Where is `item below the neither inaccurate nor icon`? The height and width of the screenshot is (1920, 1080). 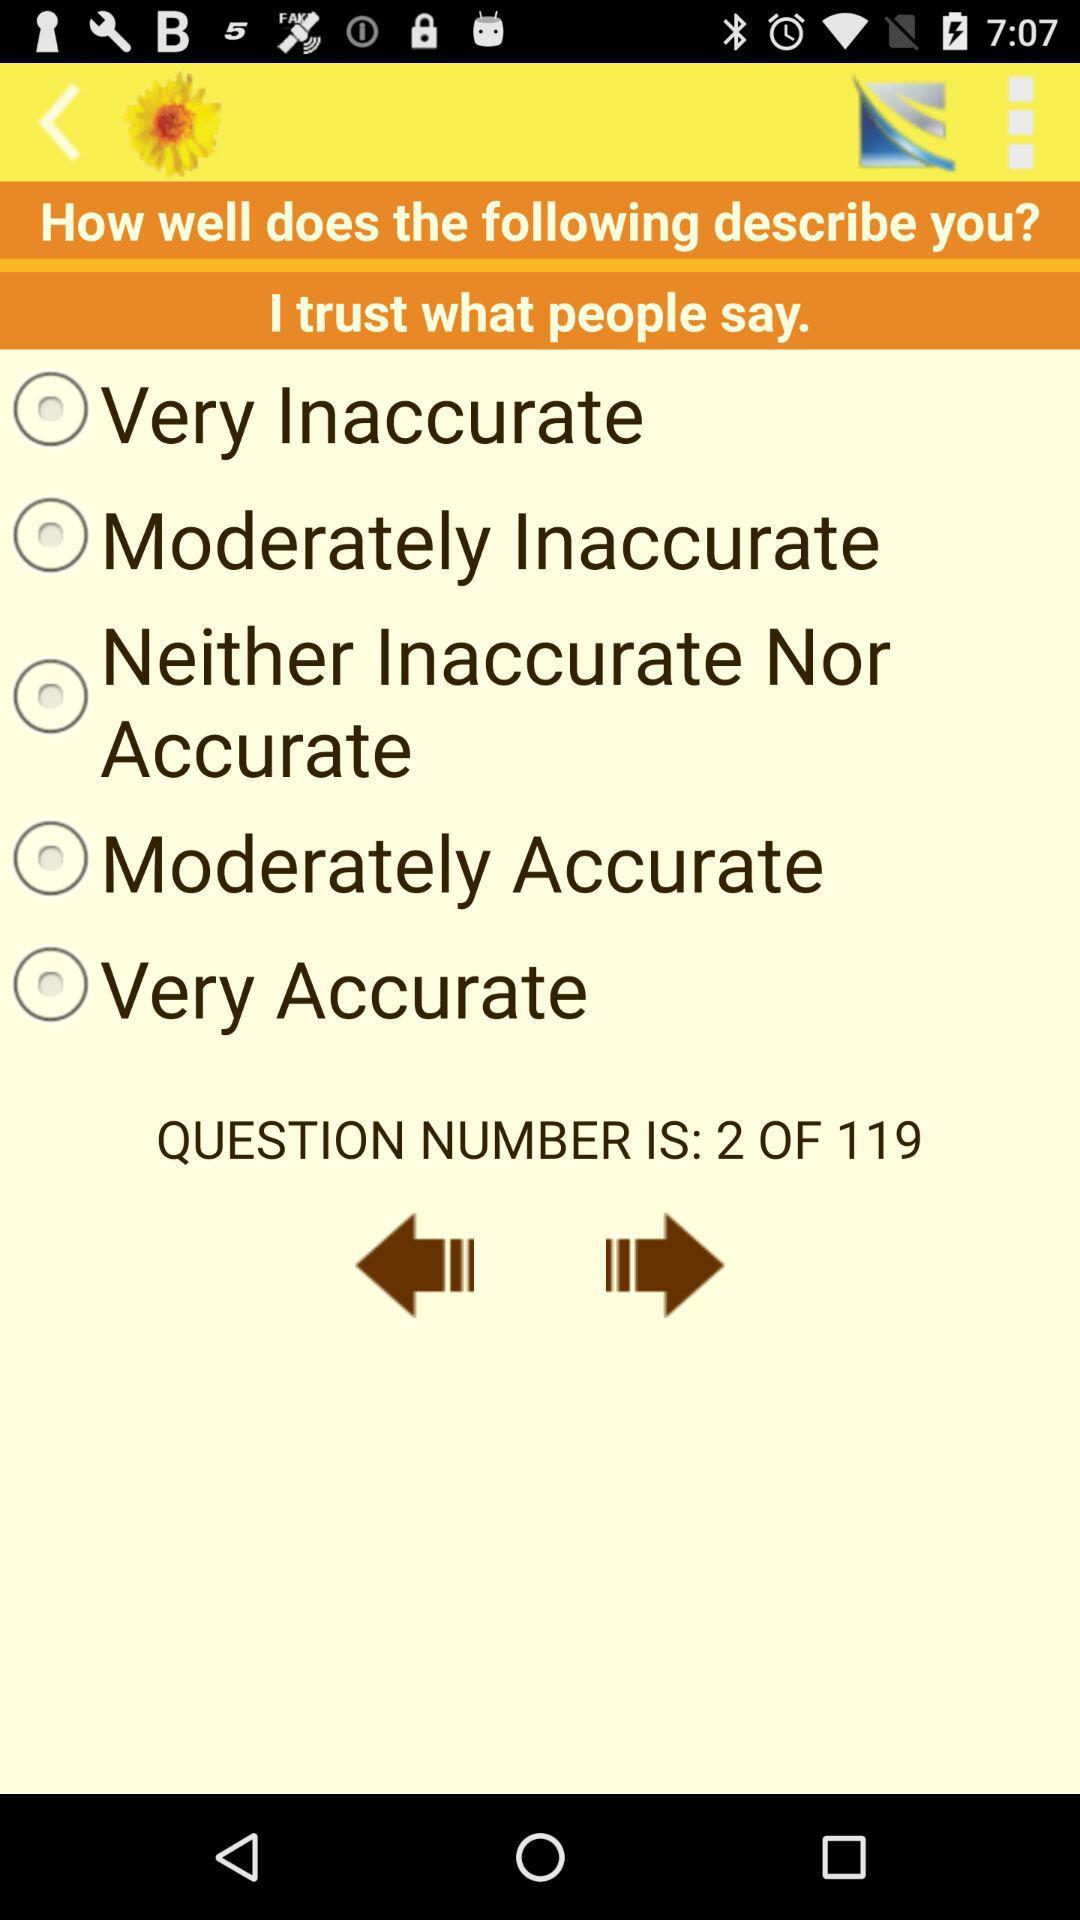
item below the neither inaccurate nor icon is located at coordinates (411, 861).